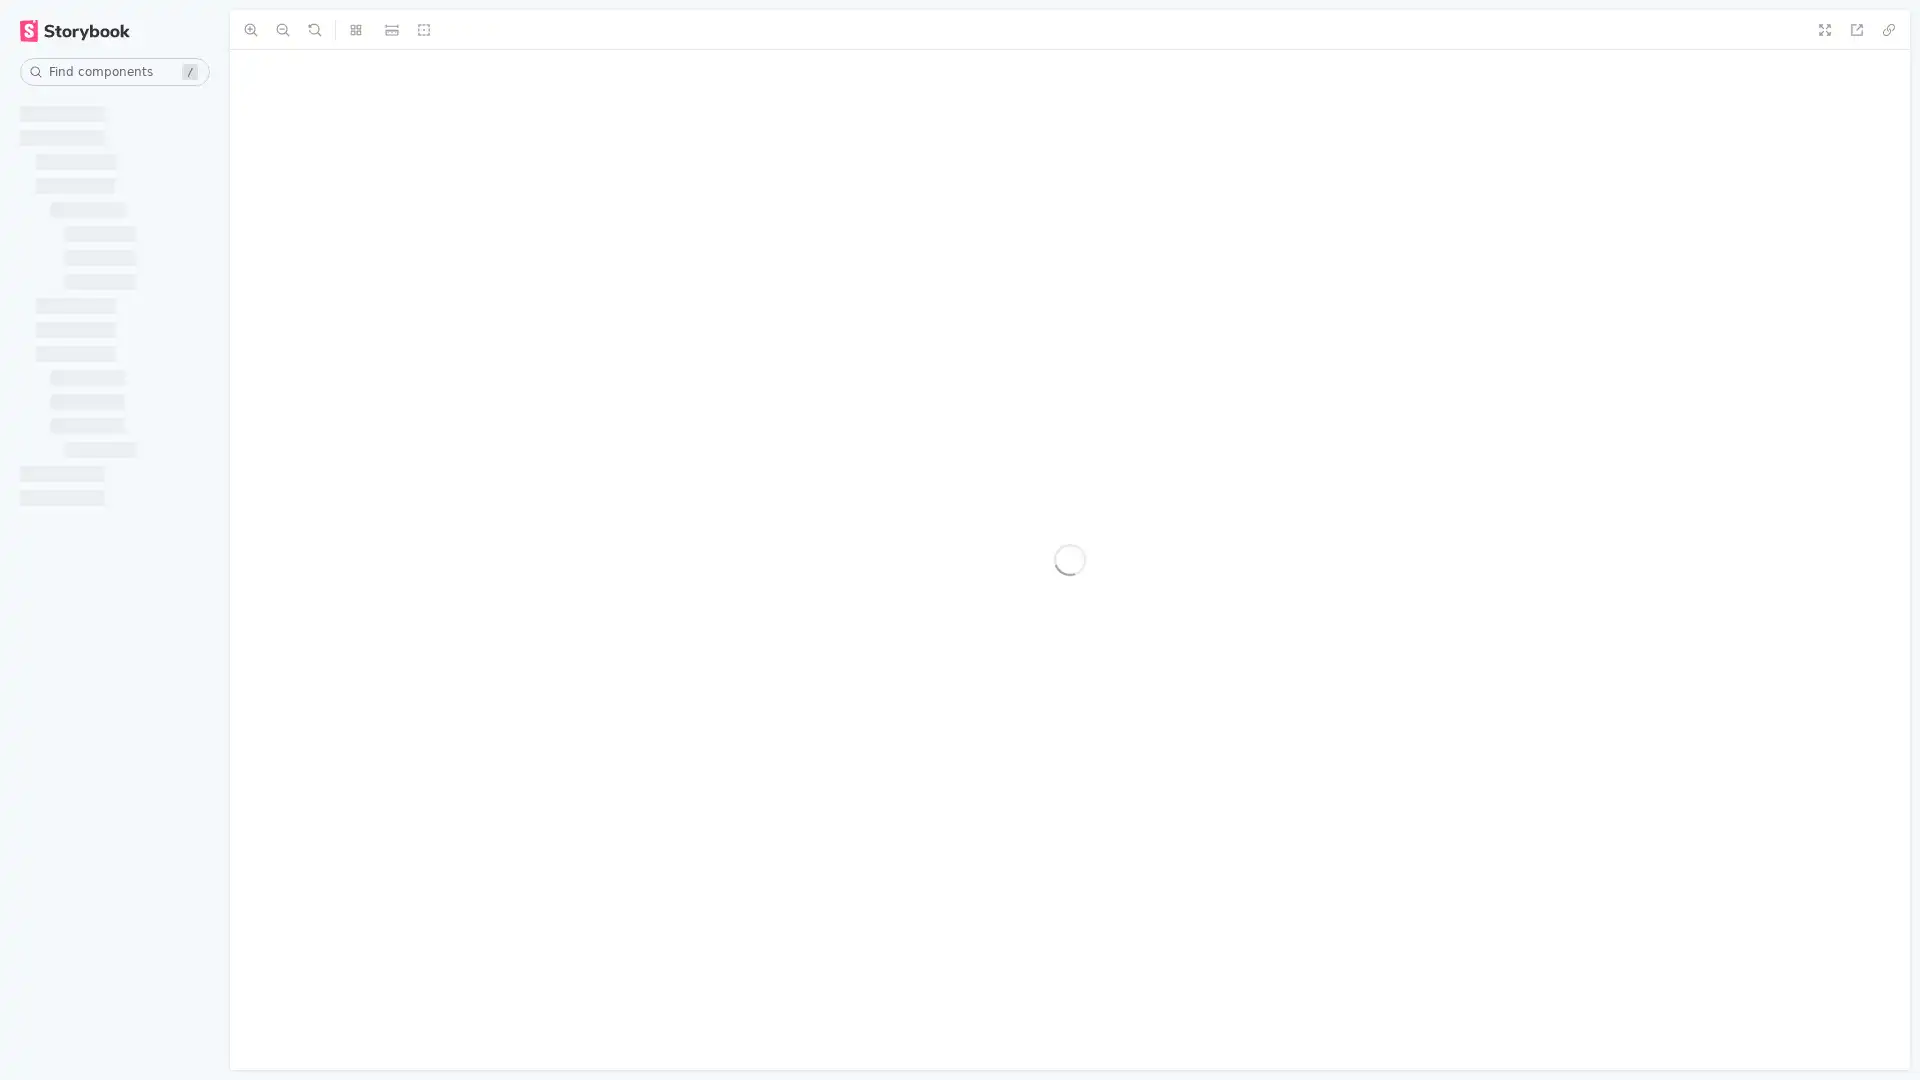 This screenshot has height=1080, width=1920. I want to click on Base Font, so click(757, 30).